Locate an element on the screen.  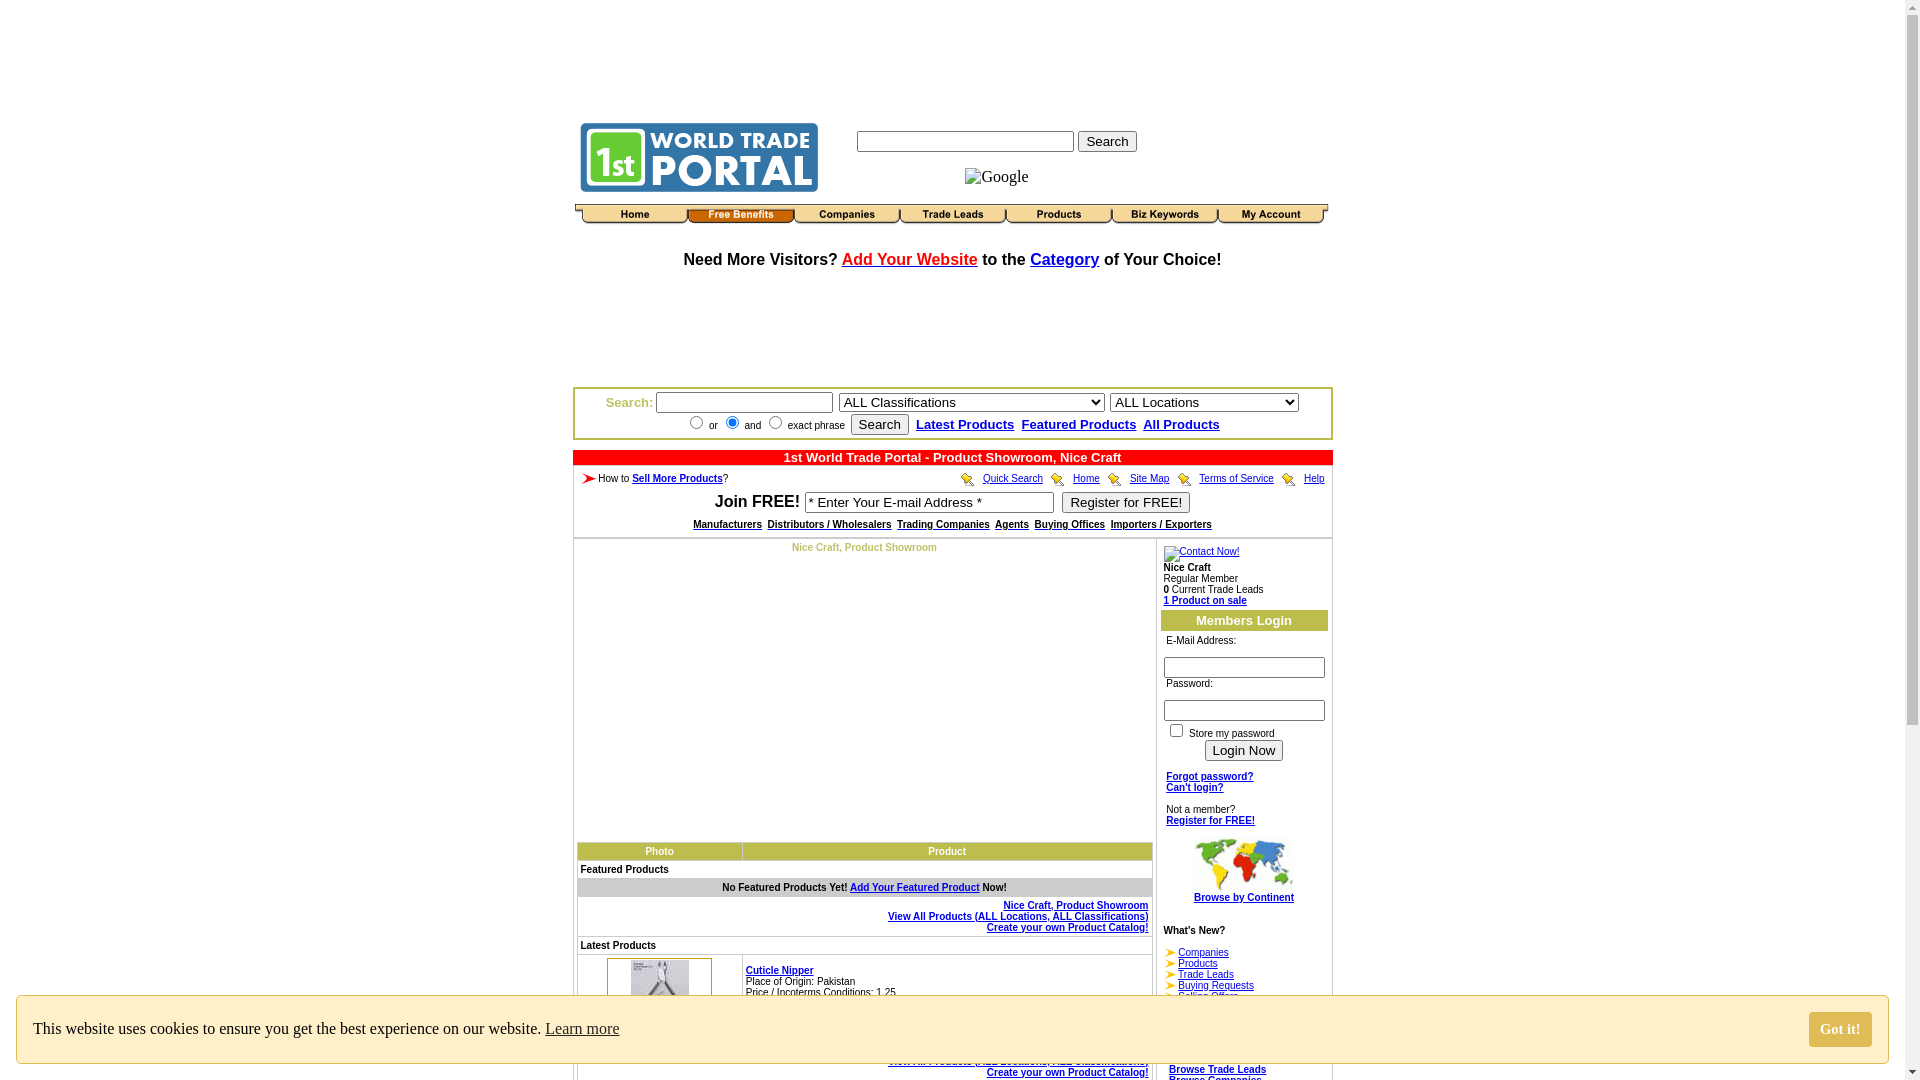
'Help' is located at coordinates (1314, 478).